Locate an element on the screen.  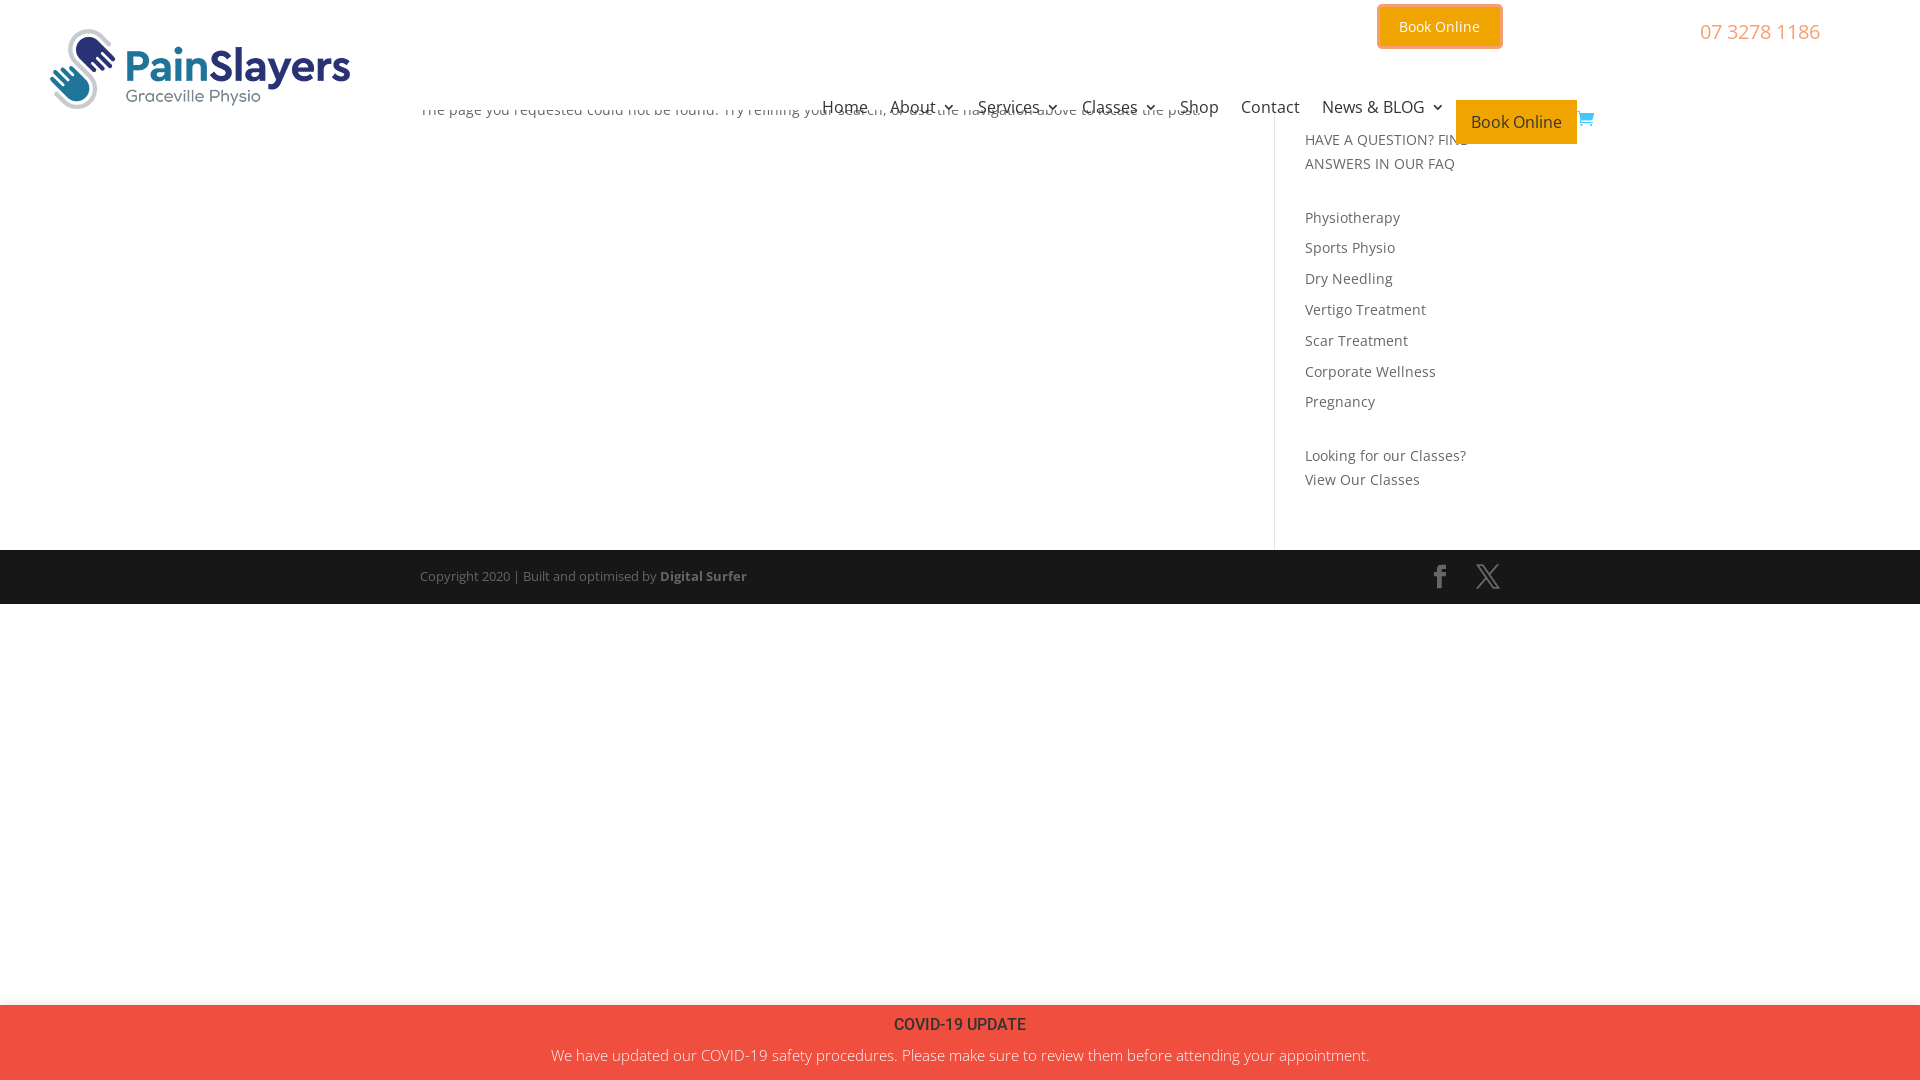
'logo-graceville300x80' is located at coordinates (200, 68).